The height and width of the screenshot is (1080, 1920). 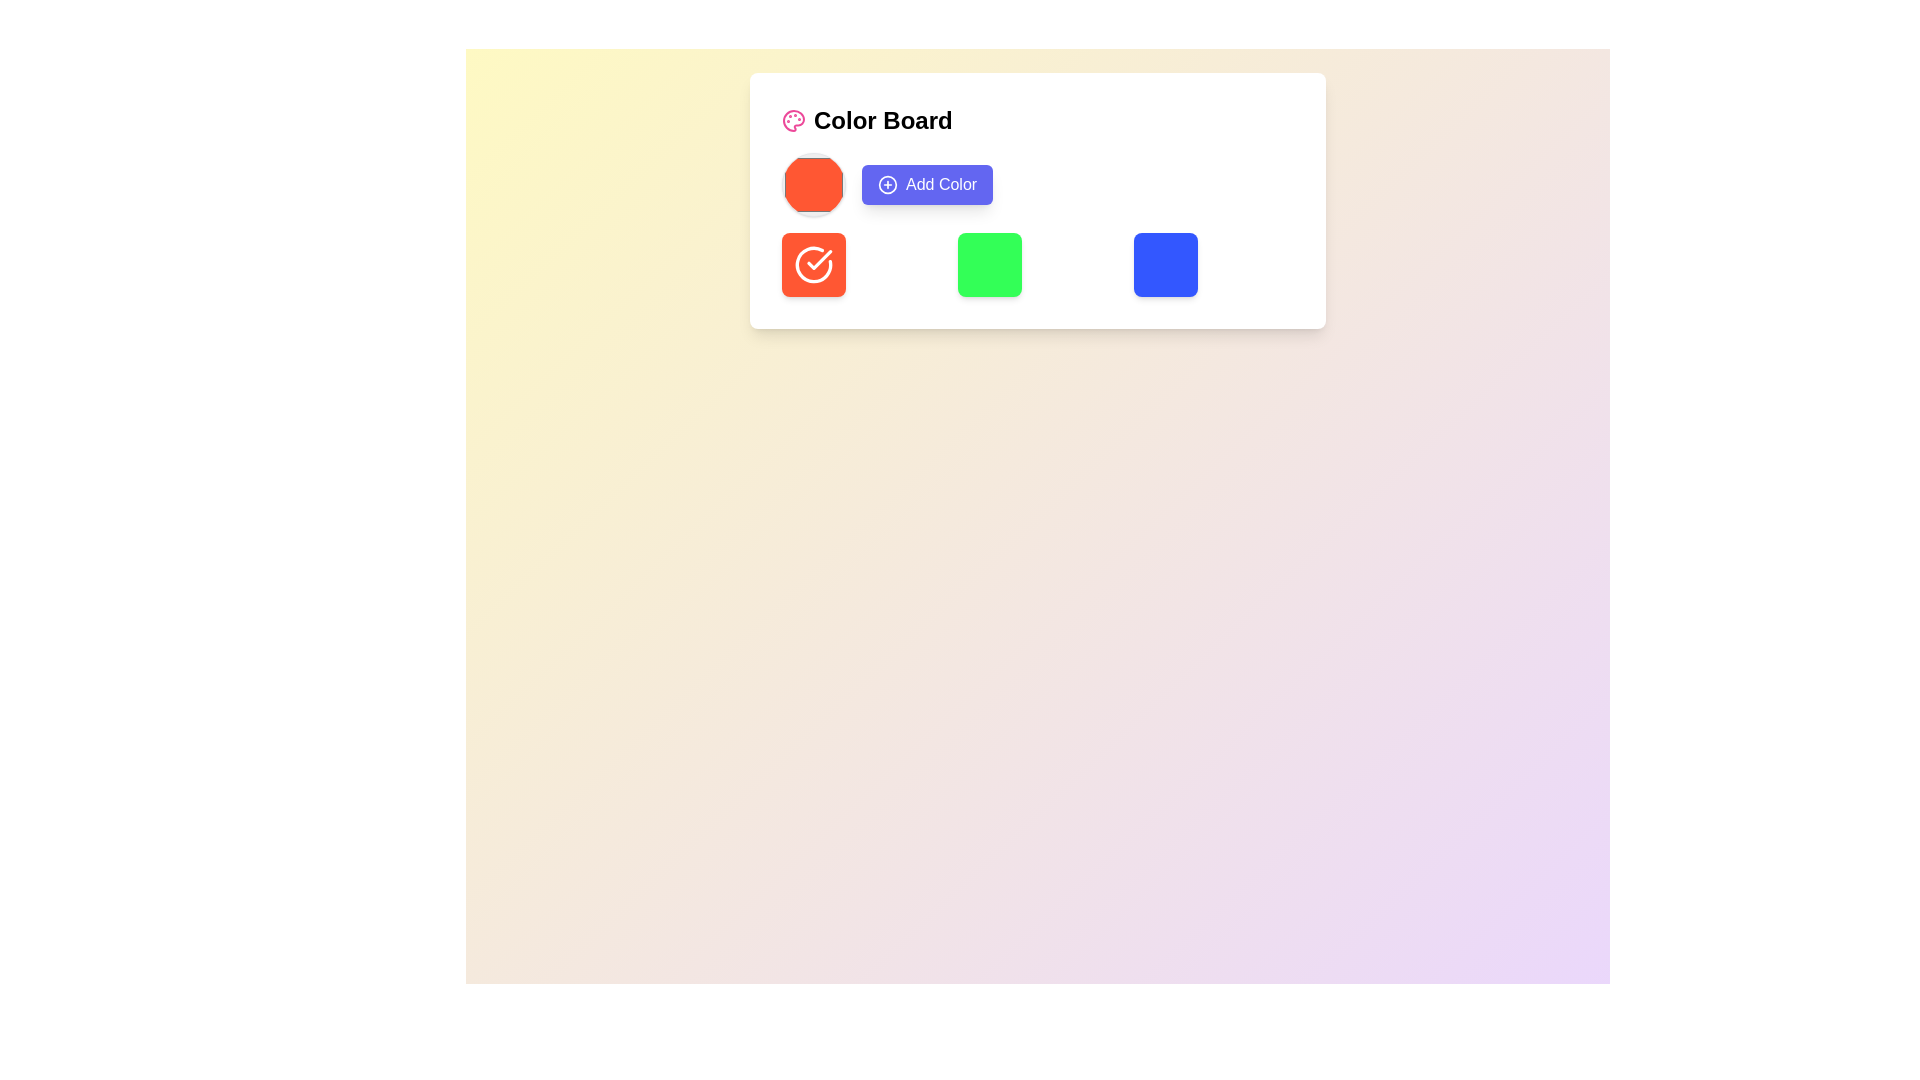 What do you see at coordinates (1166, 264) in the screenshot?
I see `the third button in the second row of a grid layout` at bounding box center [1166, 264].